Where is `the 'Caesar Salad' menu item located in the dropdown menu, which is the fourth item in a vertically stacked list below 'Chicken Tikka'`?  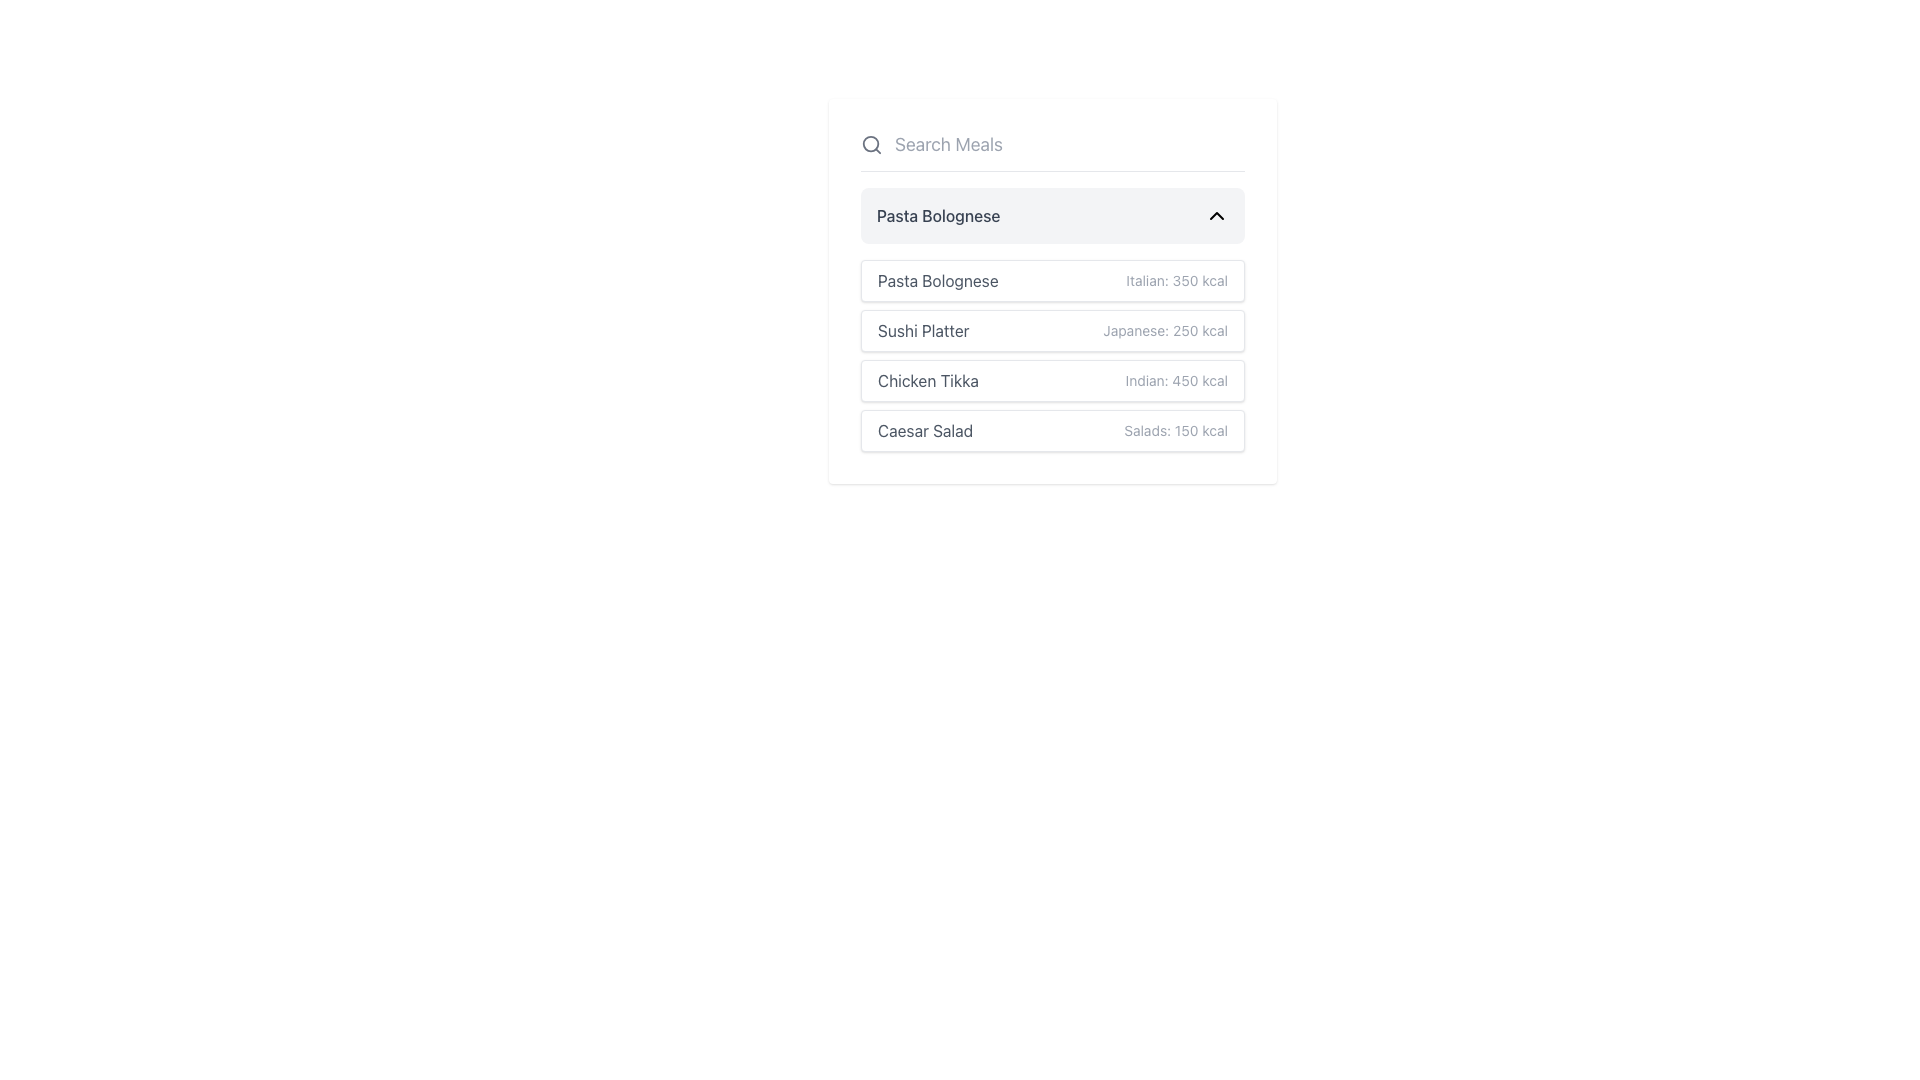
the 'Caesar Salad' menu item located in the dropdown menu, which is the fourth item in a vertically stacked list below 'Chicken Tikka' is located at coordinates (1051, 430).